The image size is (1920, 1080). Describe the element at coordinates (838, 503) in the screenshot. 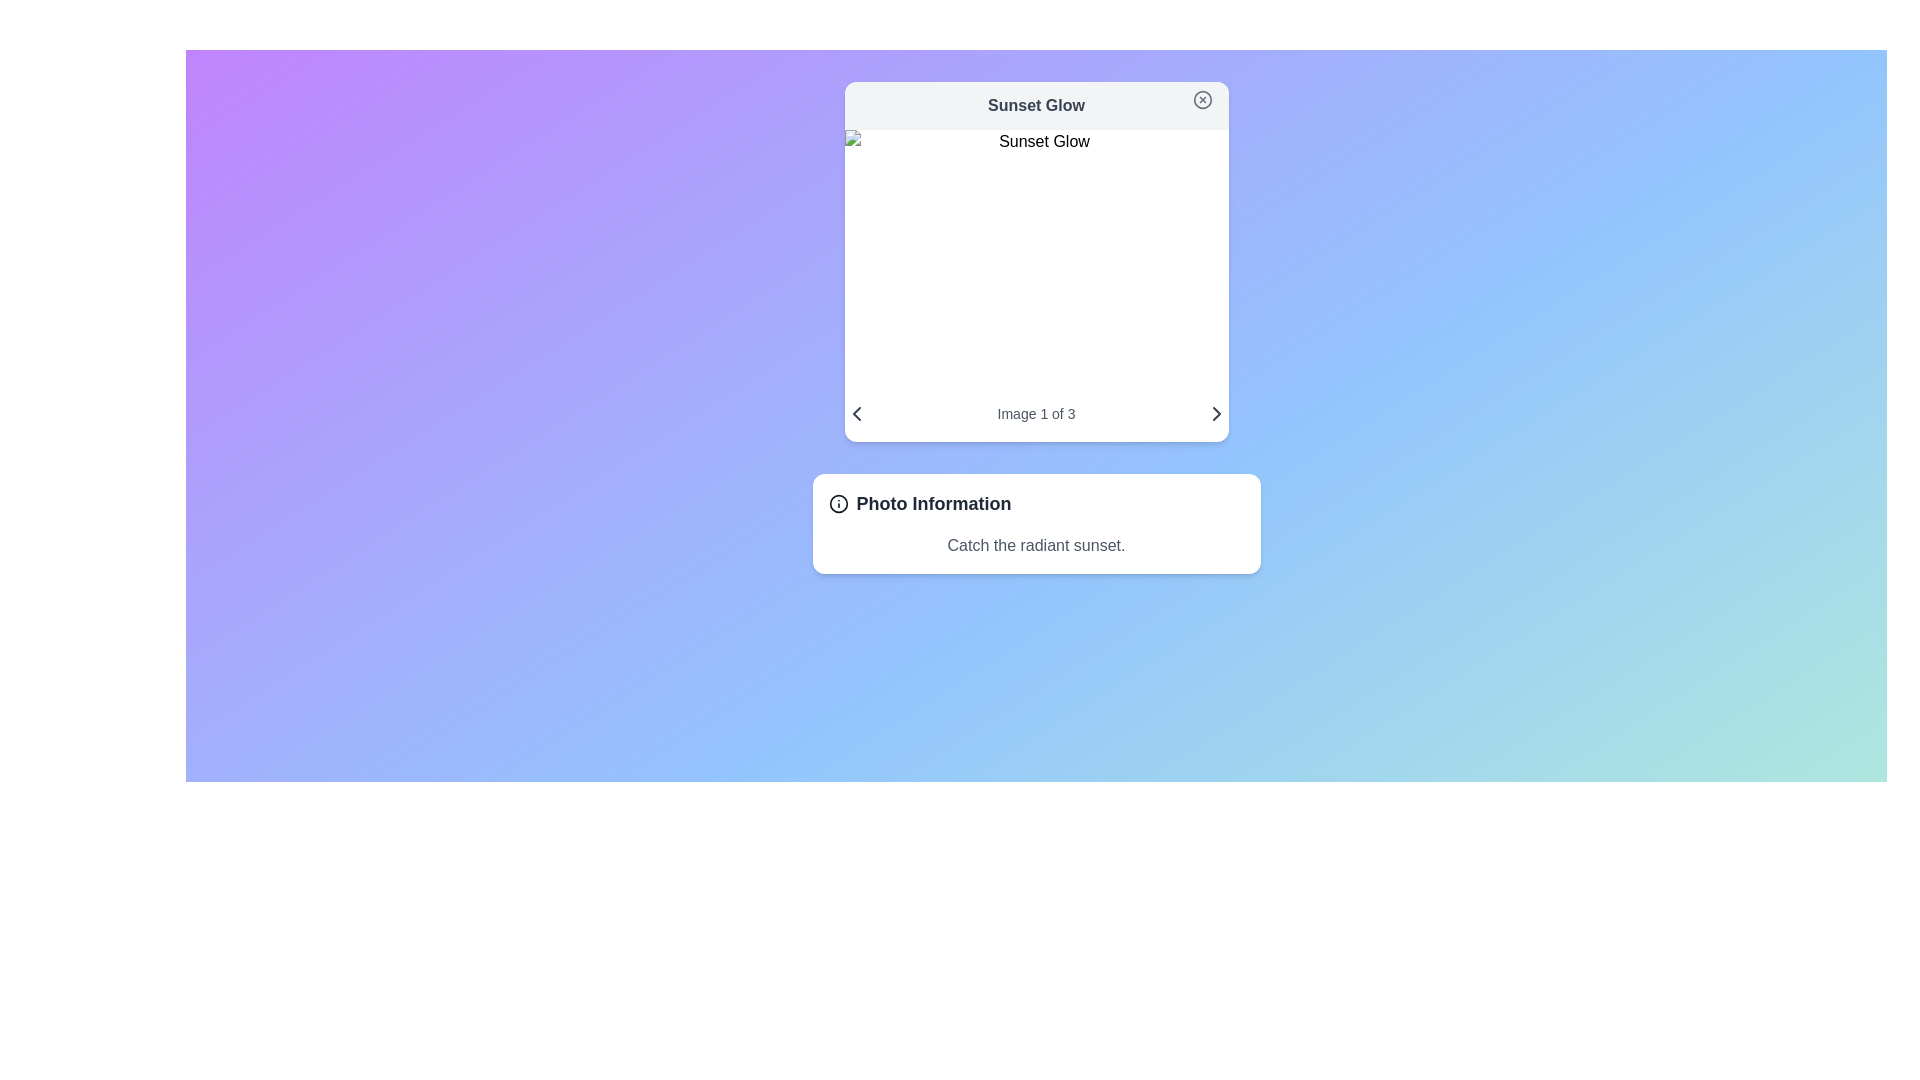

I see `the information icon located to the left of the 'Photo Information' label, which signifies that detailed information can be viewed or obtained` at that location.